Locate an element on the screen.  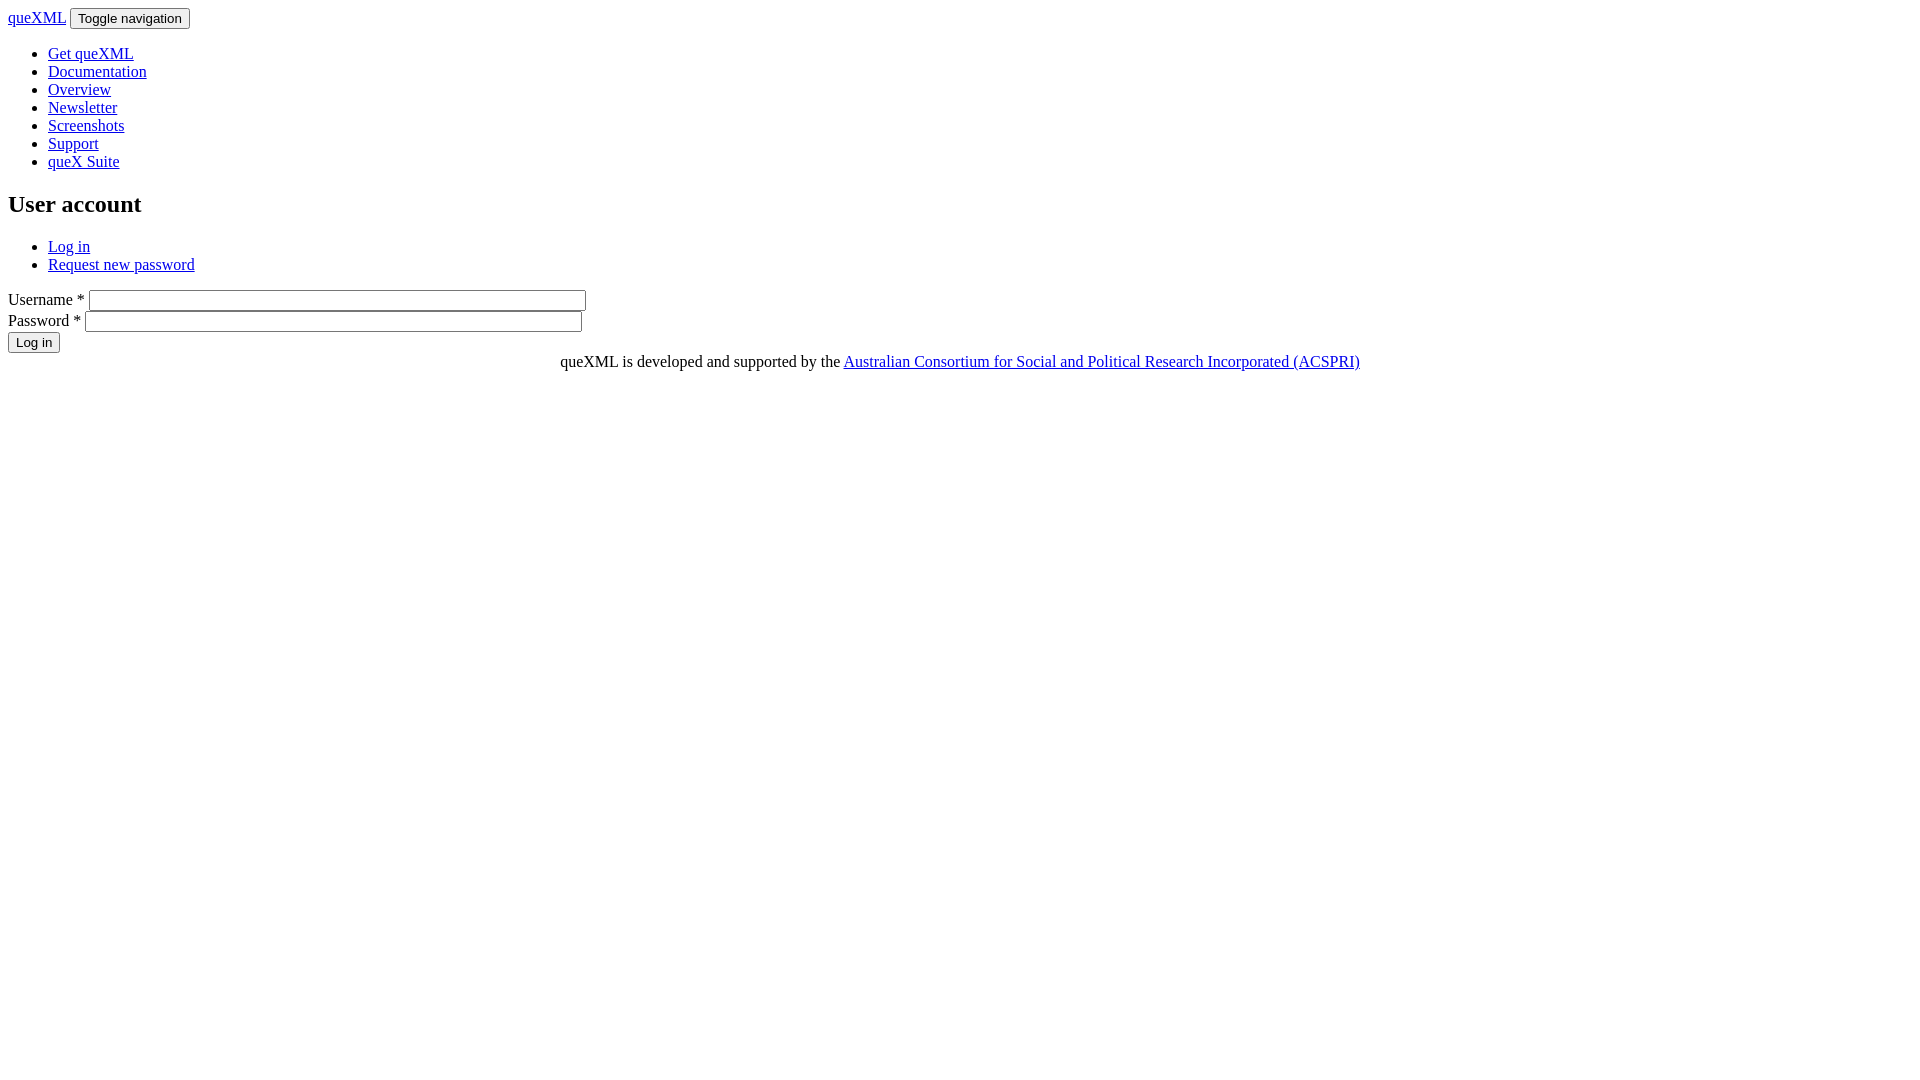
'Screenshots' is located at coordinates (85, 125).